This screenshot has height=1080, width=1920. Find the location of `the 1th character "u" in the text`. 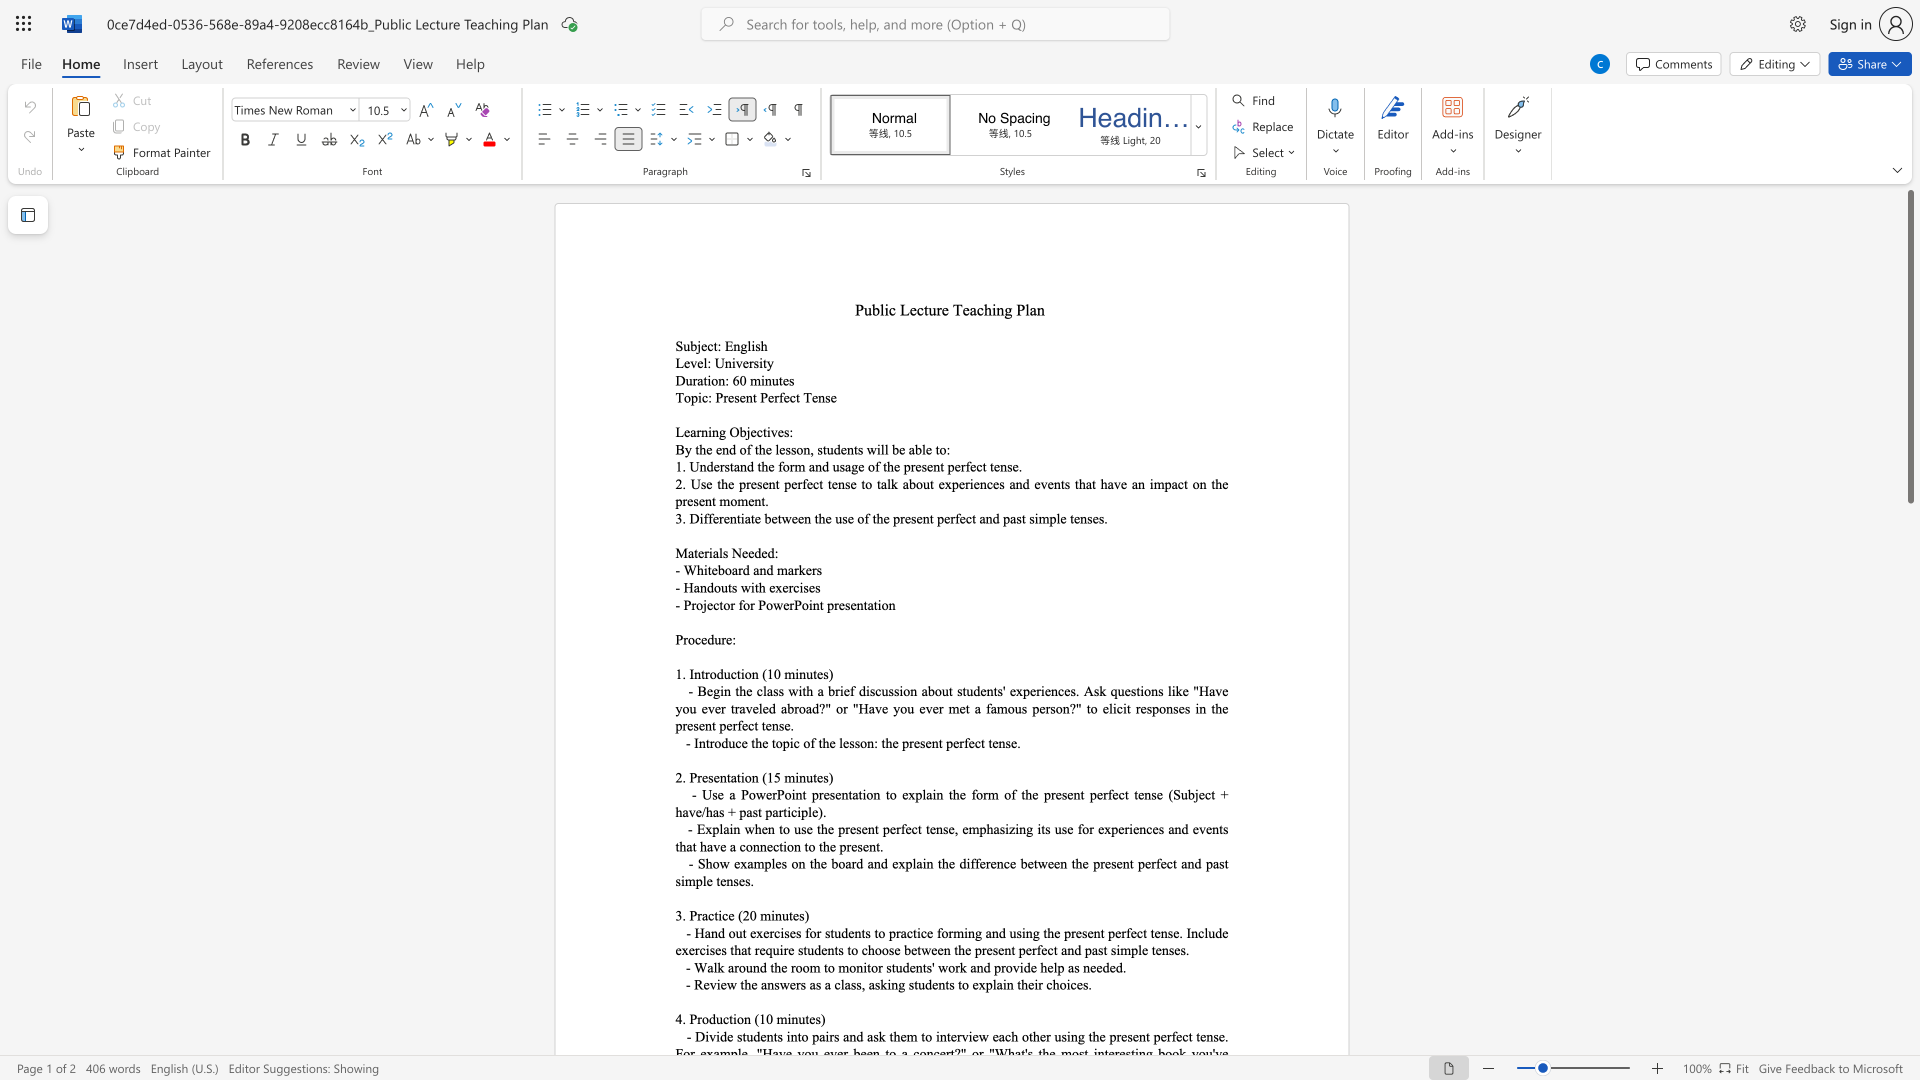

the 1th character "u" in the text is located at coordinates (784, 915).